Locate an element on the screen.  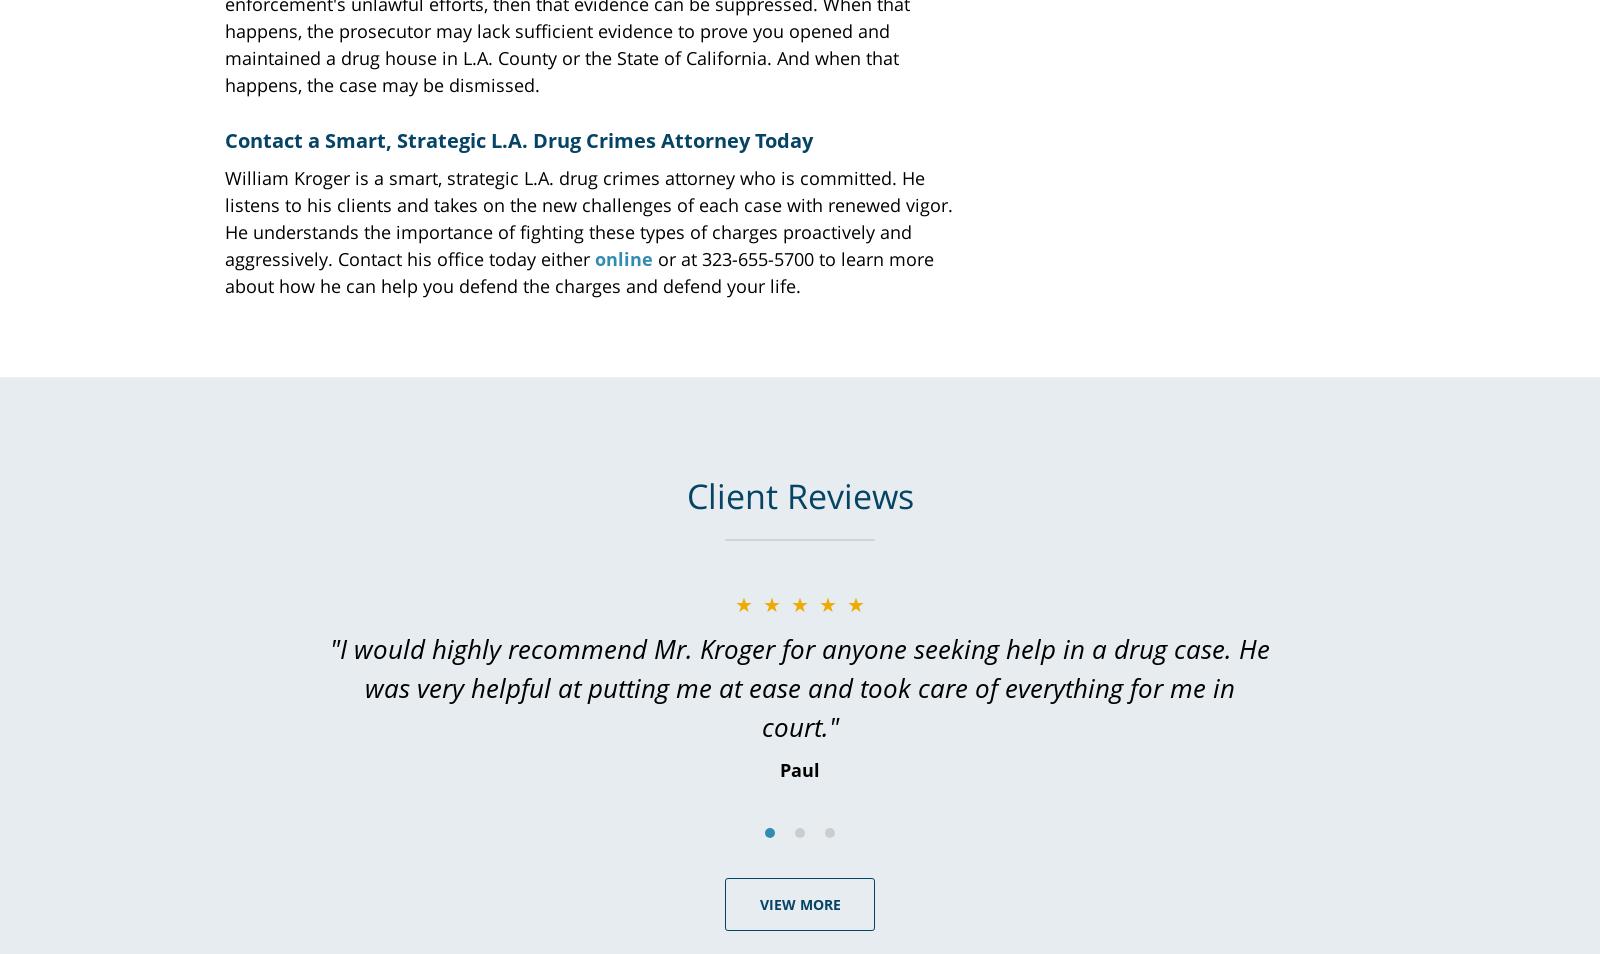
'William Kroger is a smart, strategic L.A. drug crimes attorney who is committed. He listens to his clients and takes on the new challenges of each case with renewed vigor. He understands the importance of fighting these types of charges proactively and aggressively. Contact his office today either' is located at coordinates (587, 216).